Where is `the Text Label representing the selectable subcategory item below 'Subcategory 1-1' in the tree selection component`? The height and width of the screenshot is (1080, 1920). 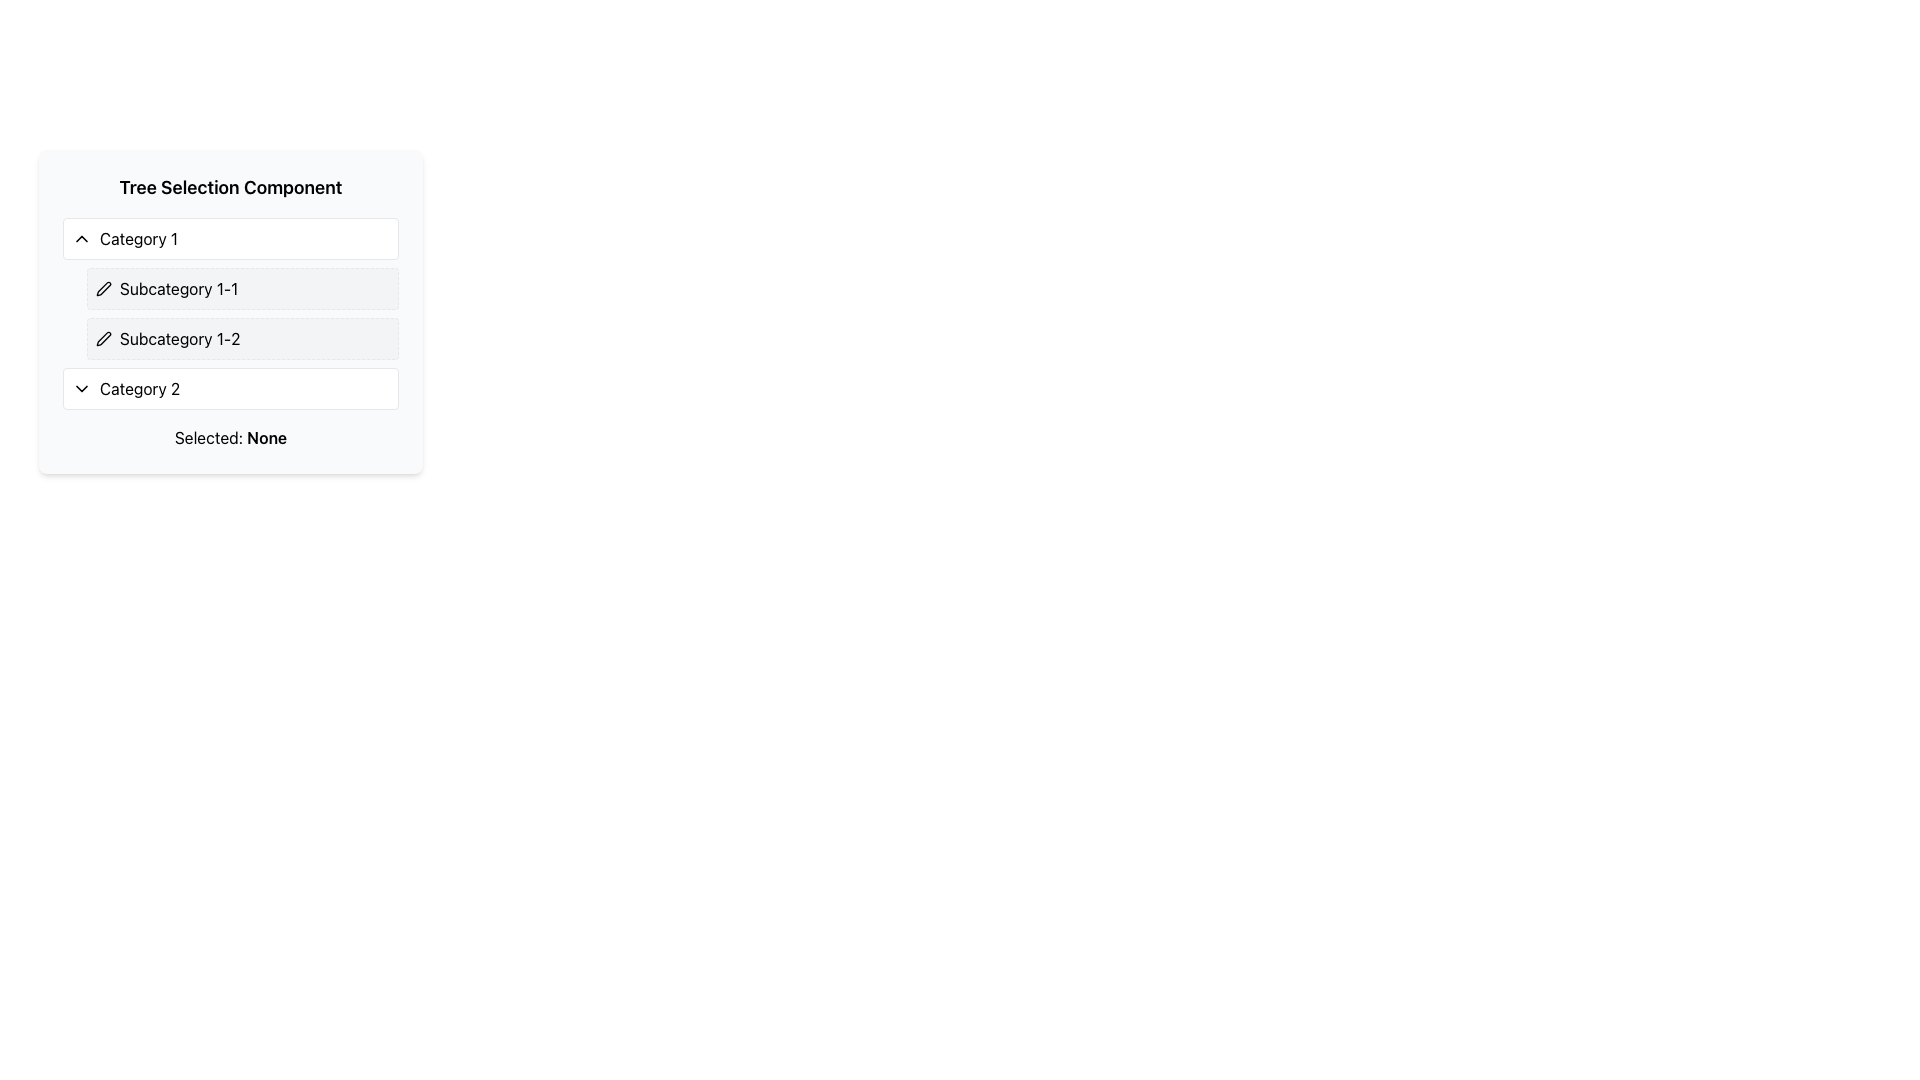 the Text Label representing the selectable subcategory item below 'Subcategory 1-1' in the tree selection component is located at coordinates (180, 338).